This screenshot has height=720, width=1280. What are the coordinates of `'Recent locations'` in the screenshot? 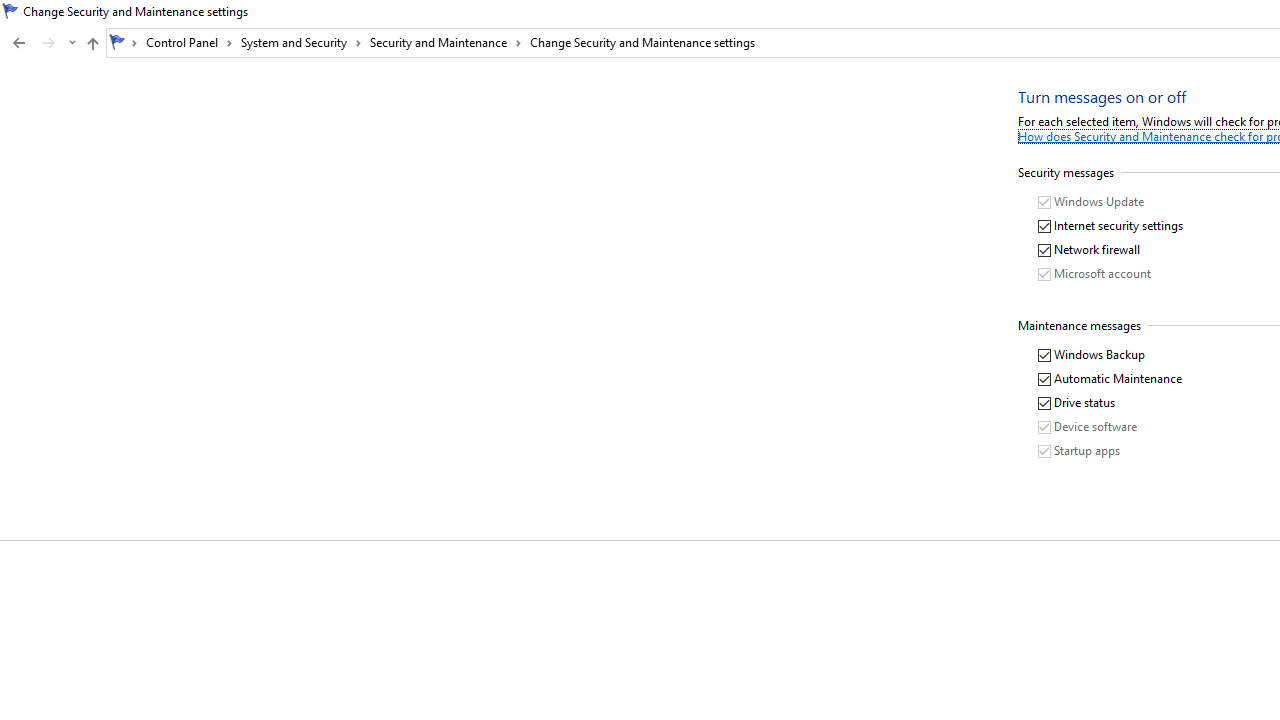 It's located at (71, 43).